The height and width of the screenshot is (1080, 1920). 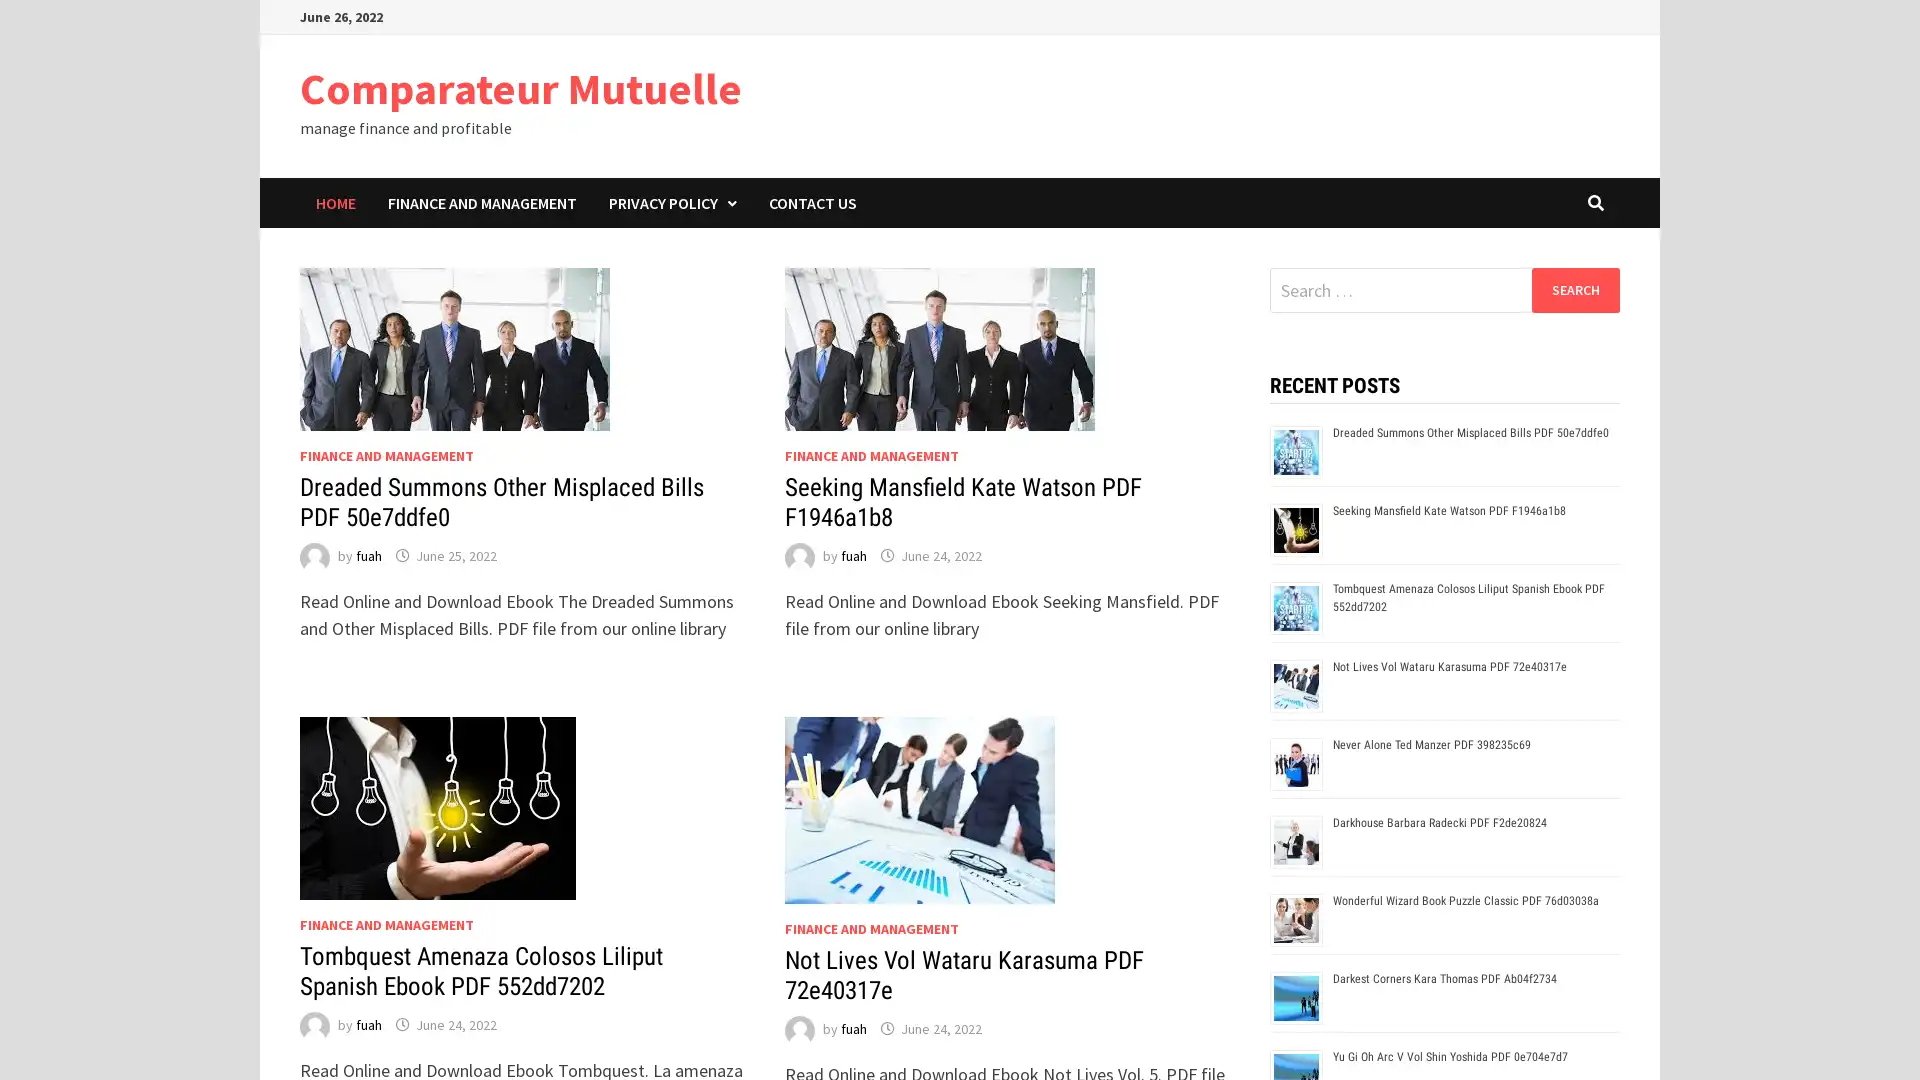 What do you see at coordinates (1574, 289) in the screenshot?
I see `Search` at bounding box center [1574, 289].